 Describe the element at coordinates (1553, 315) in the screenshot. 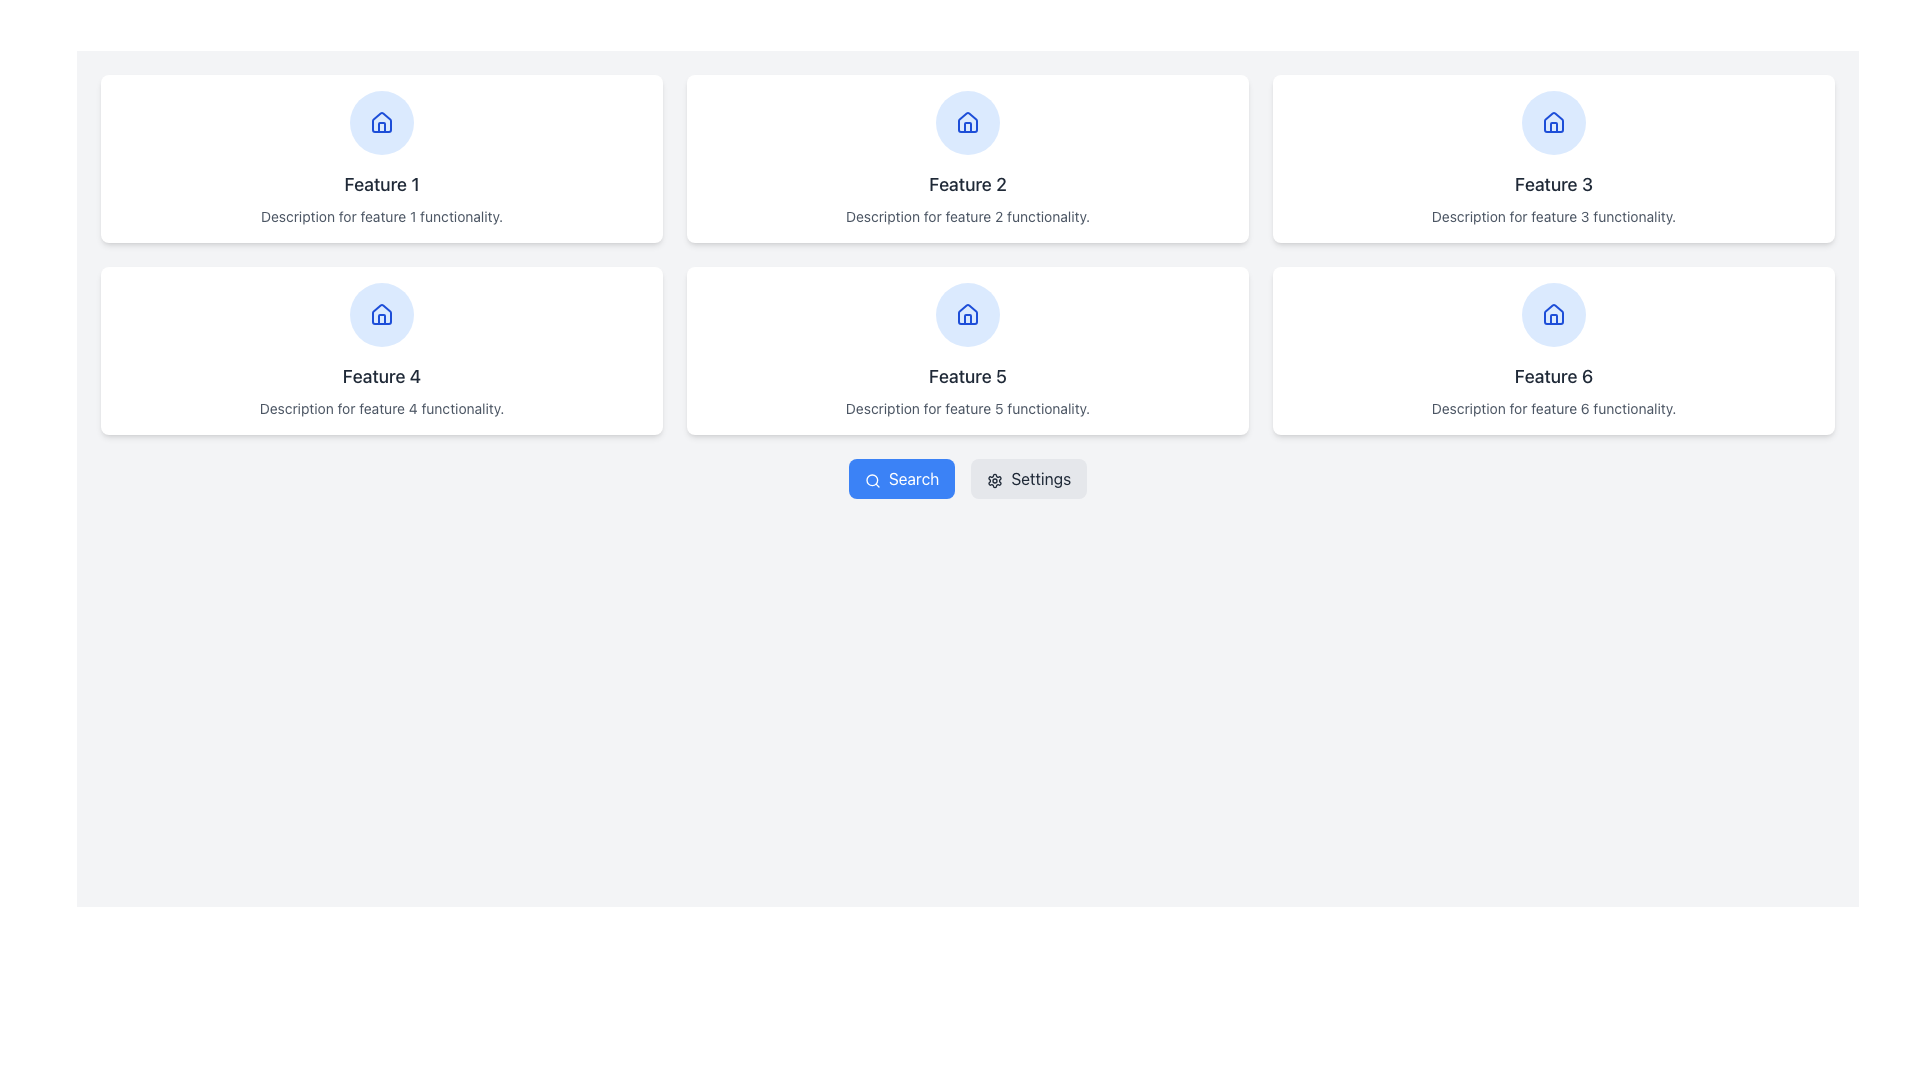

I see `the circular icon with a light blue background and house symbol located in the card labeled 'Feature 6' in the bottom-right corner of the grid layout` at that location.